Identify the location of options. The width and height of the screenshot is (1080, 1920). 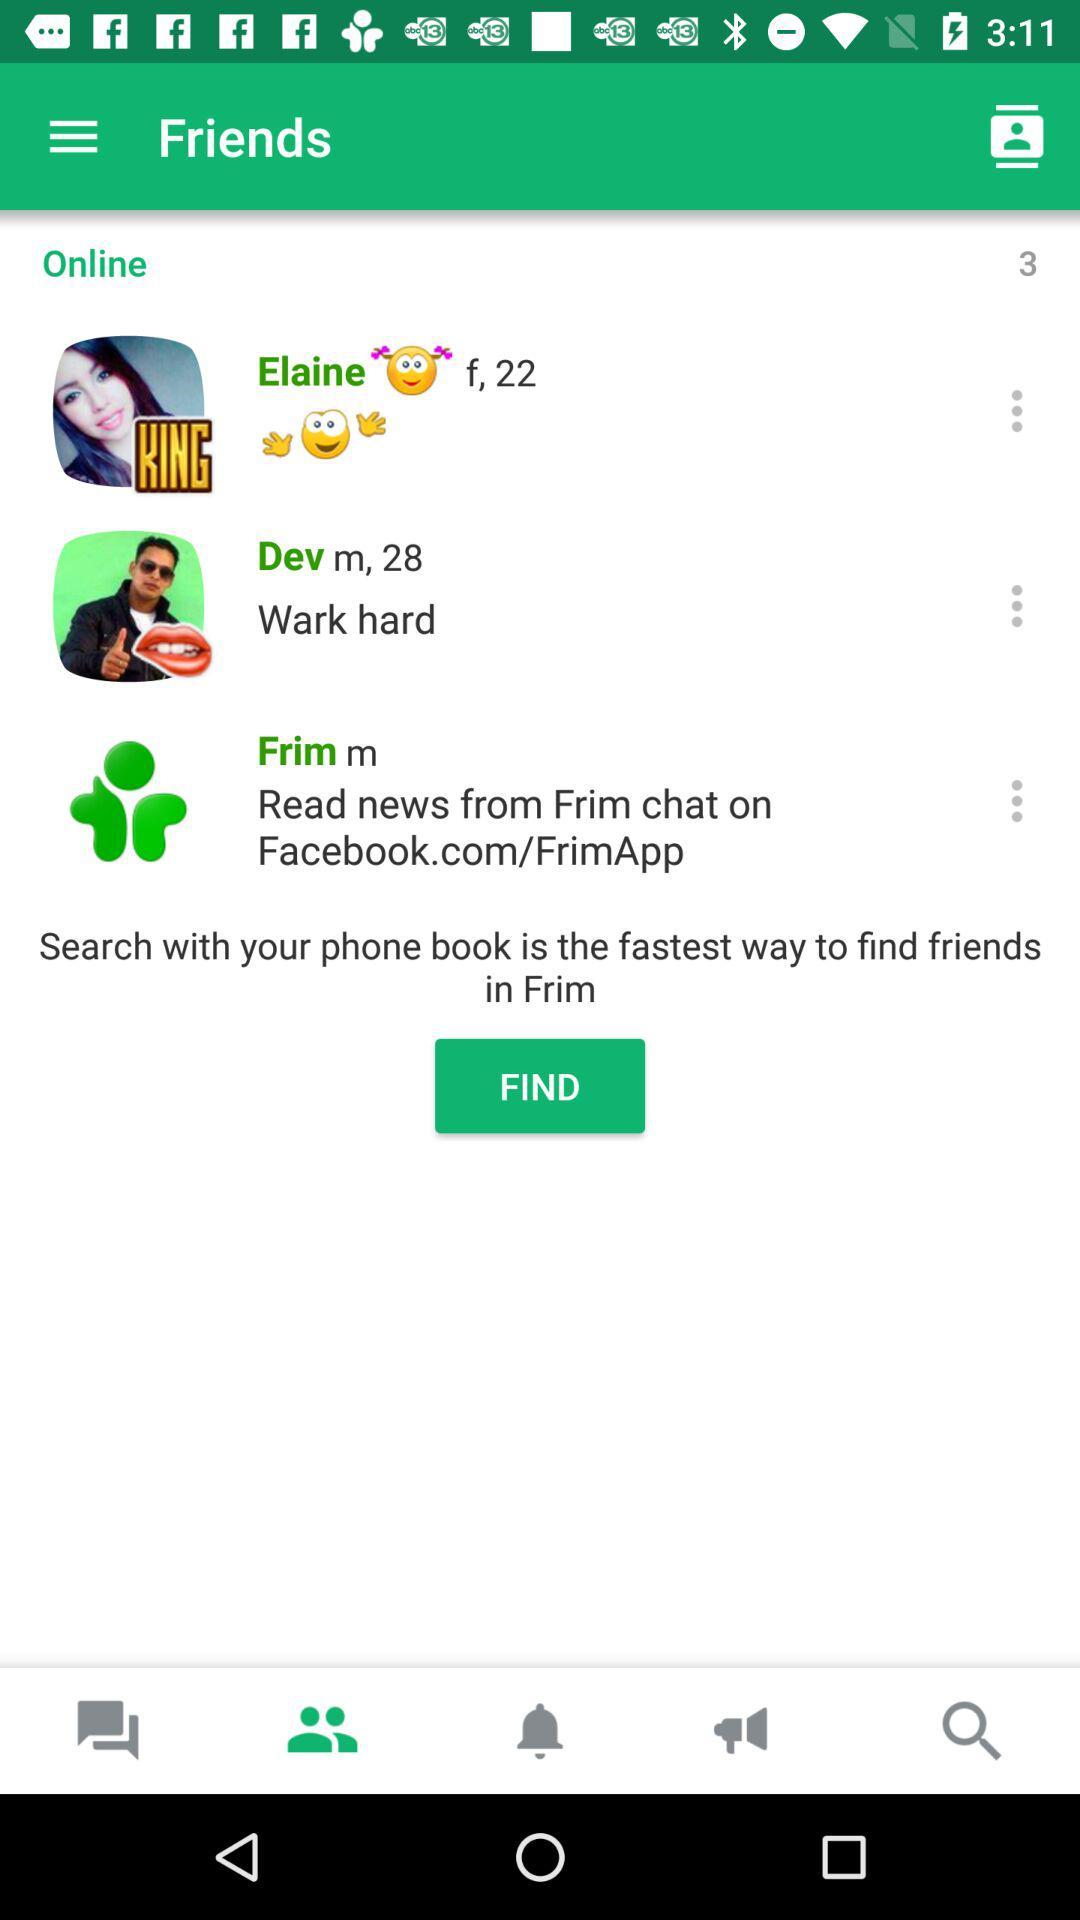
(1017, 604).